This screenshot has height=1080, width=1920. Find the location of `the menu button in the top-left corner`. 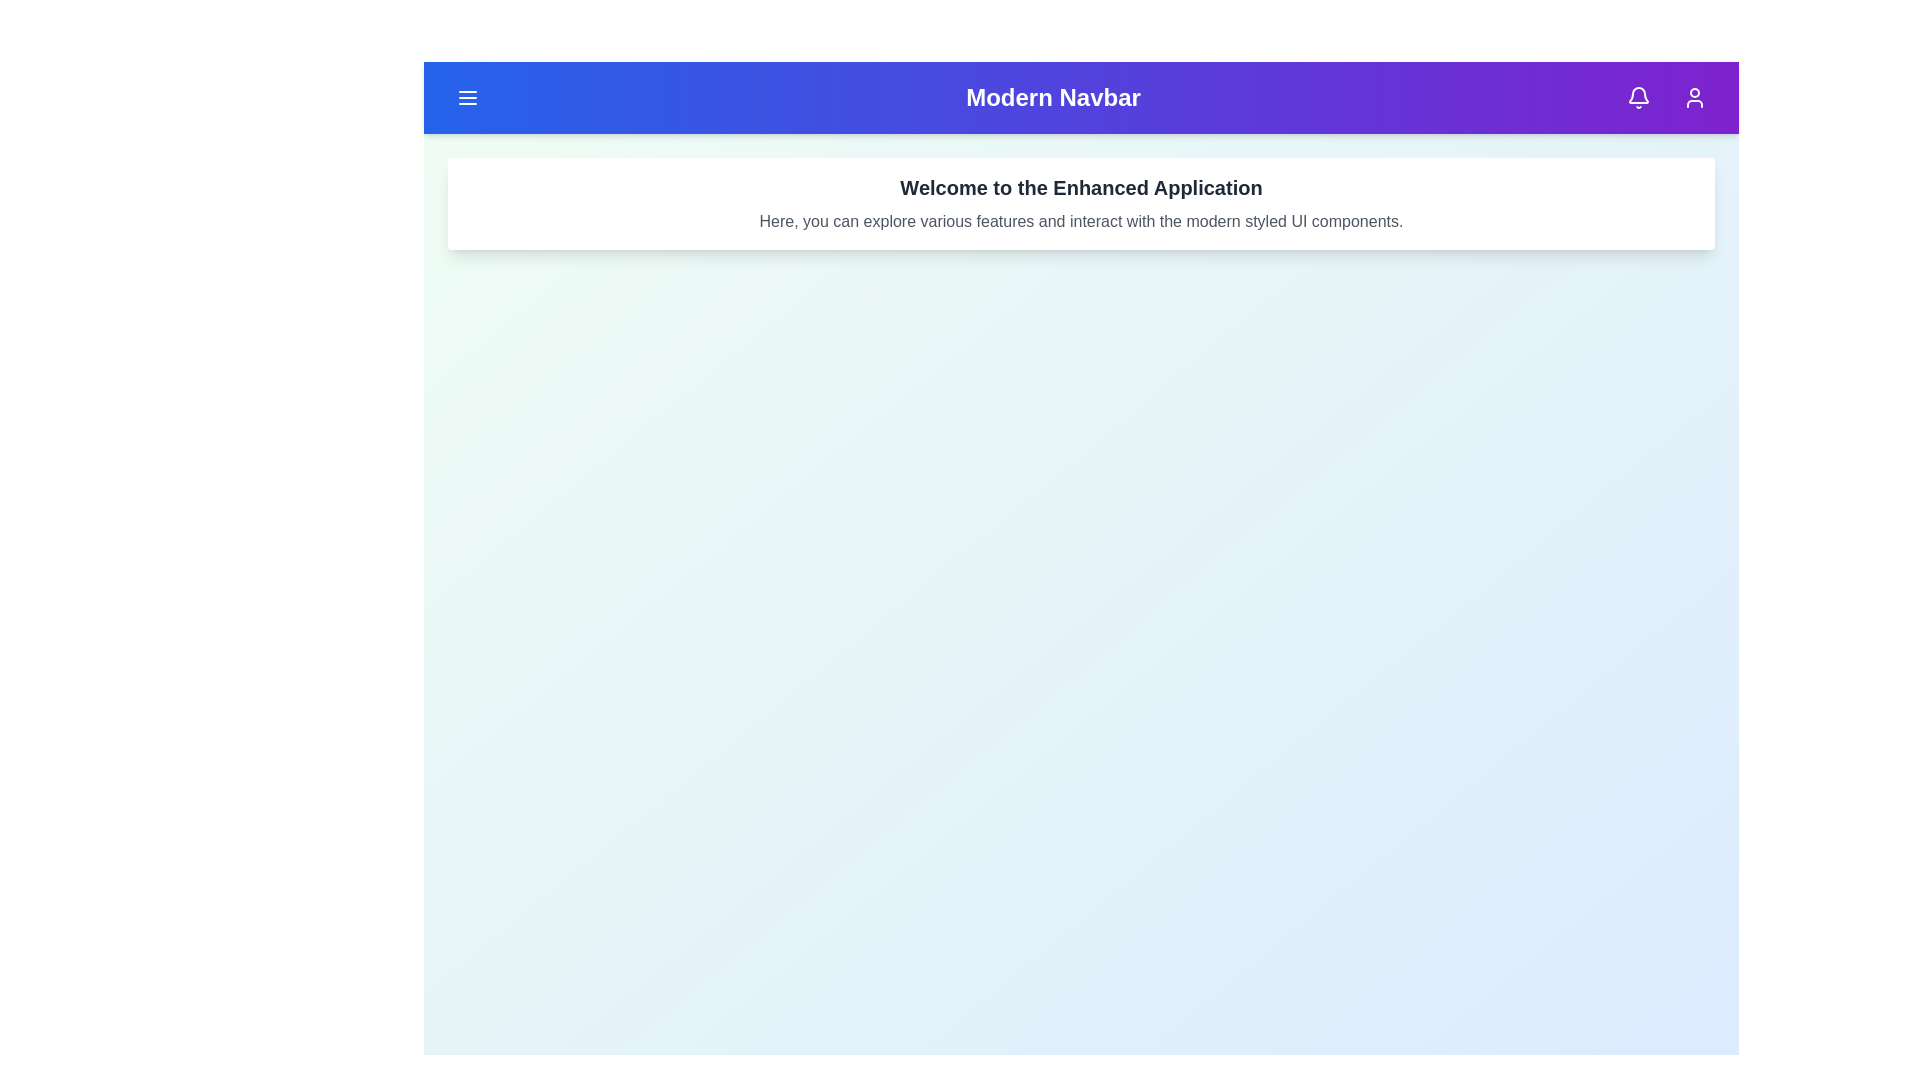

the menu button in the top-left corner is located at coordinates (466, 97).